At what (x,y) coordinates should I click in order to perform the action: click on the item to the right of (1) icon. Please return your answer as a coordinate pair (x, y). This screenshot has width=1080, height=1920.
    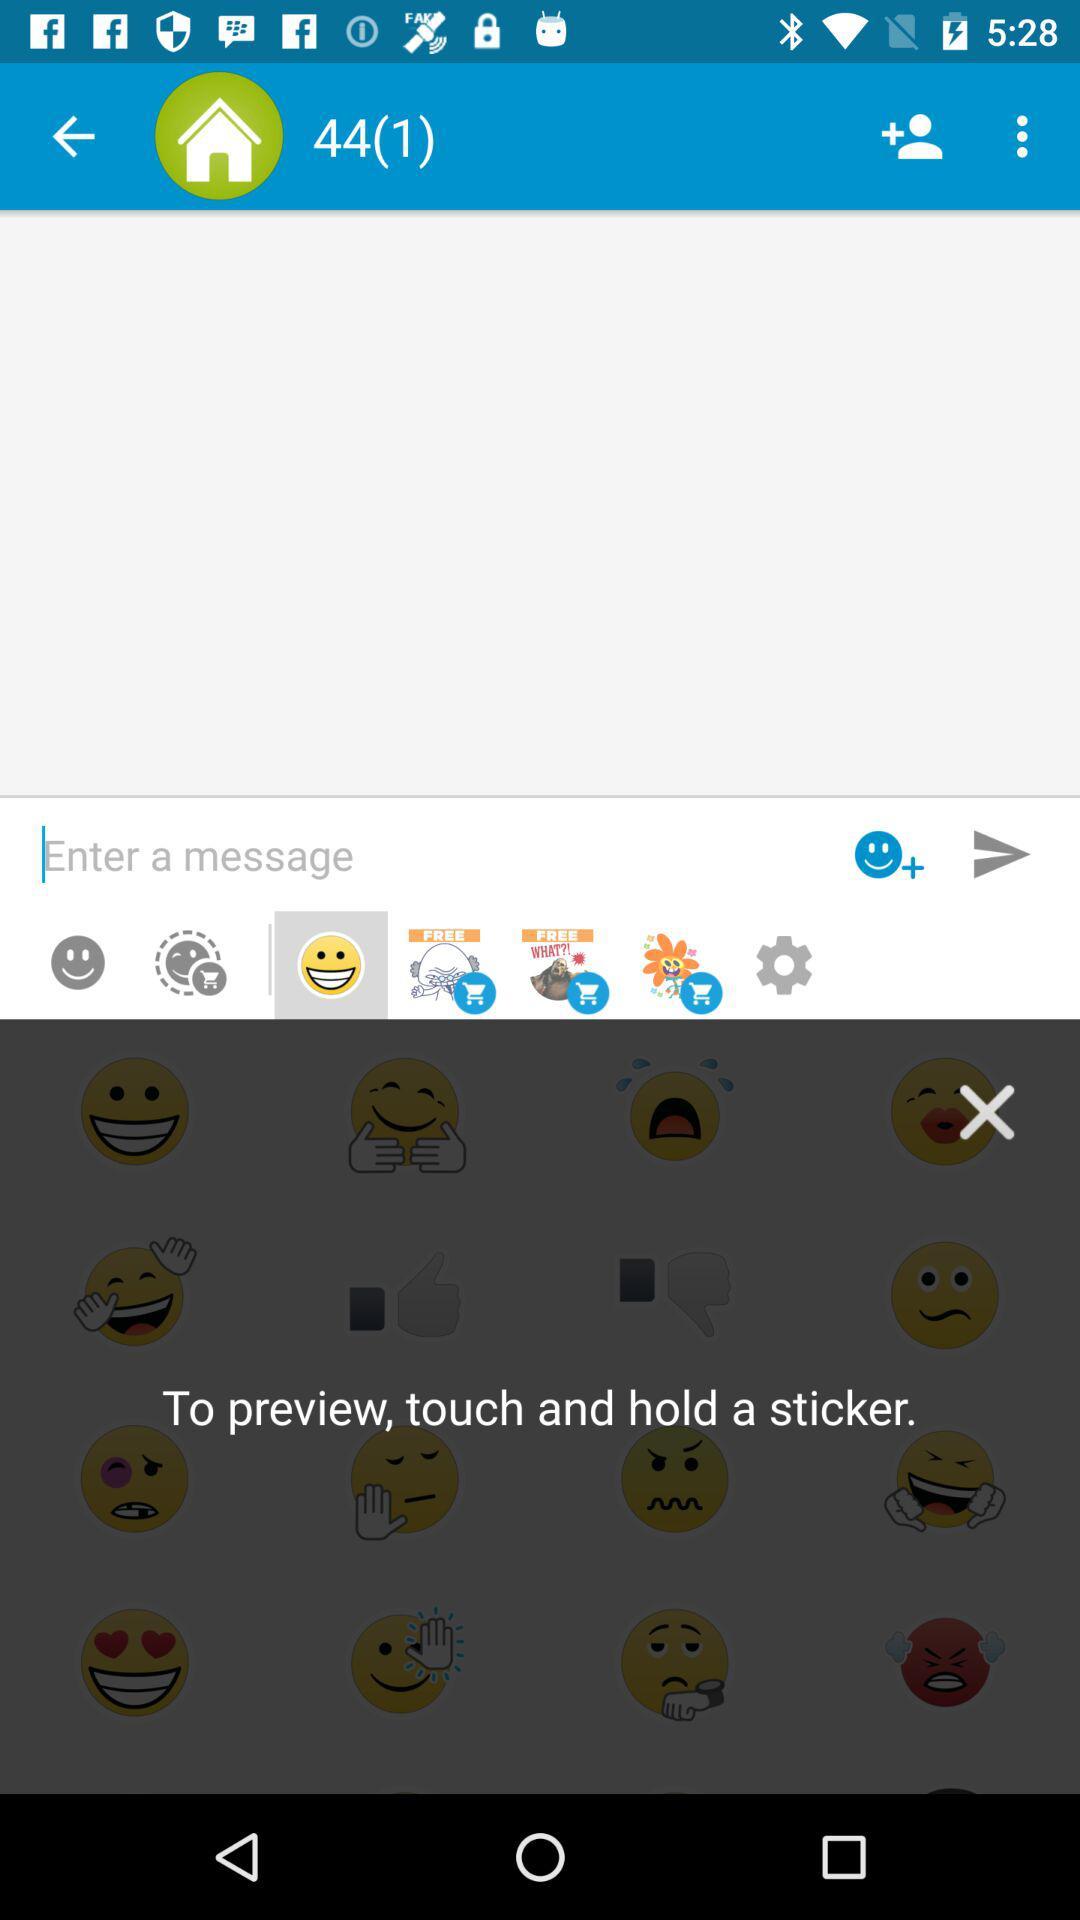
    Looking at the image, I should click on (911, 135).